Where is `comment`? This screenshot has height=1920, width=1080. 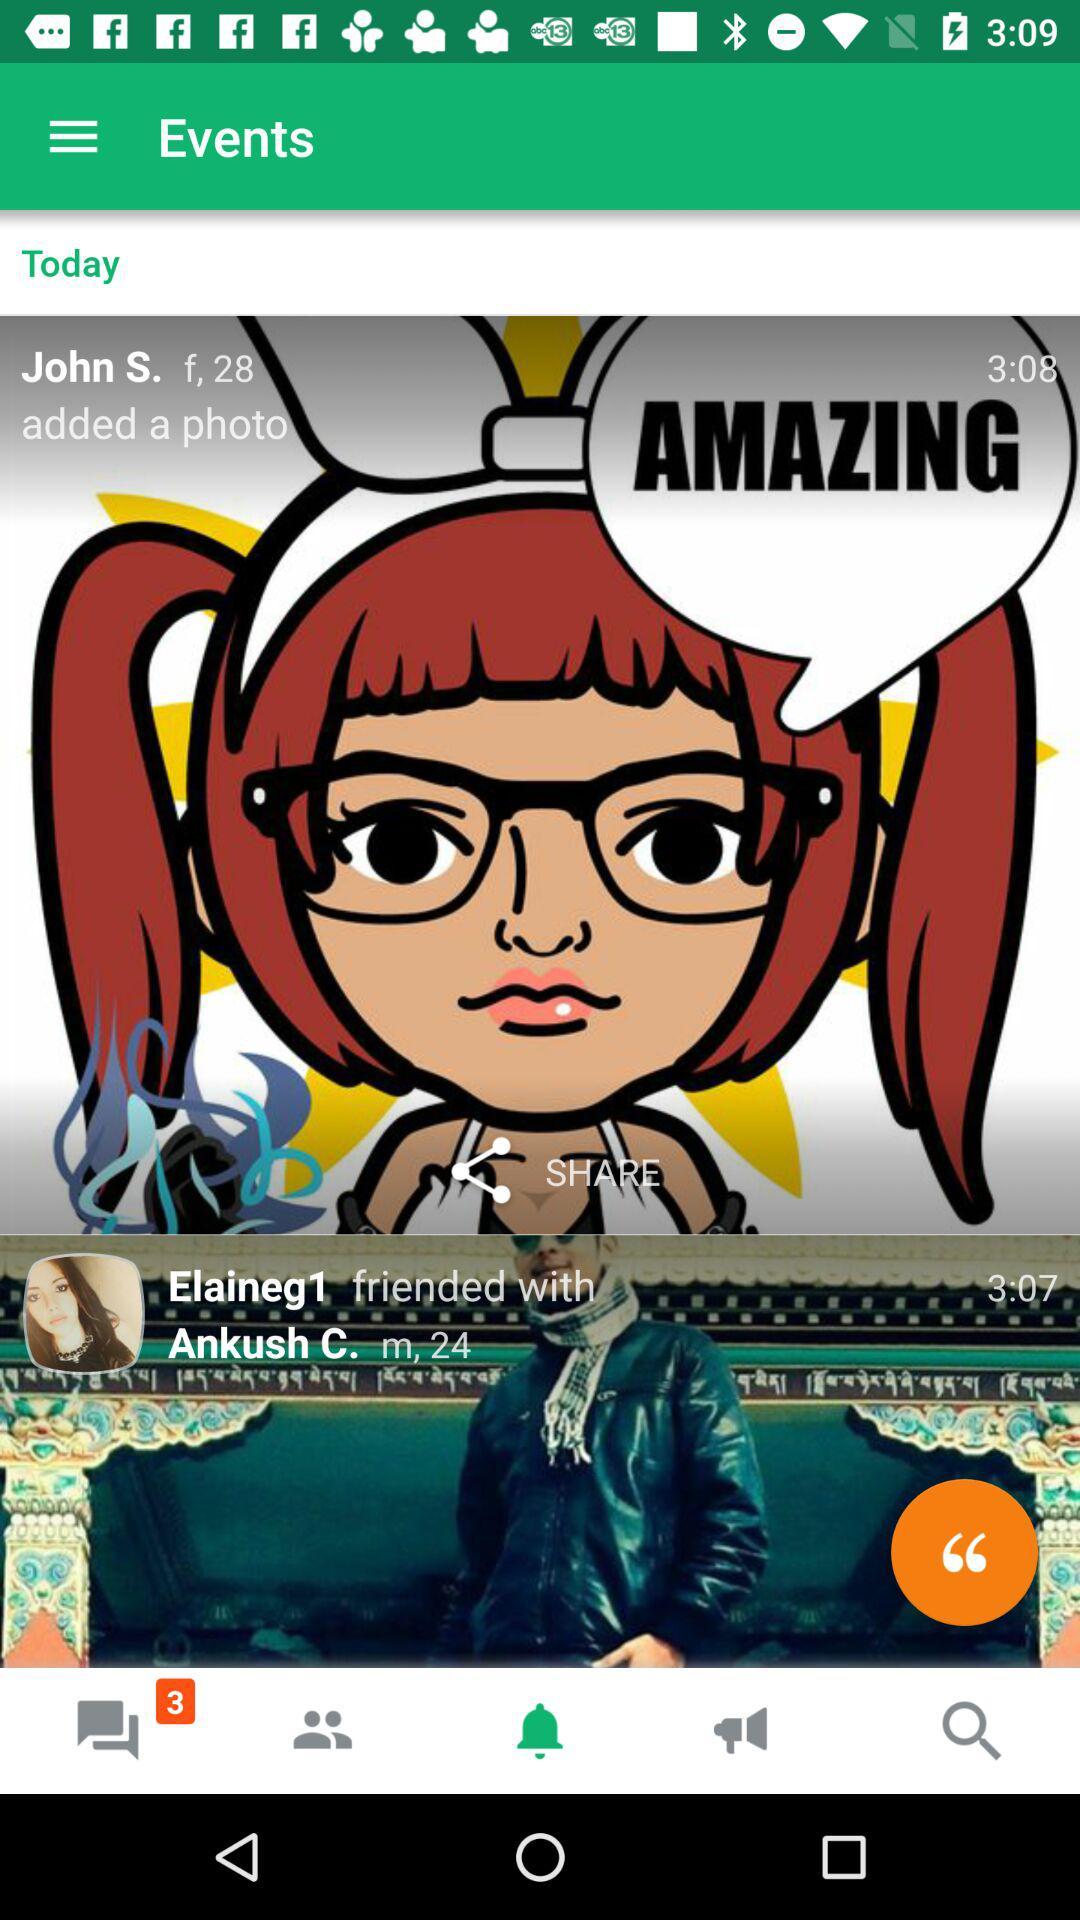 comment is located at coordinates (963, 1551).